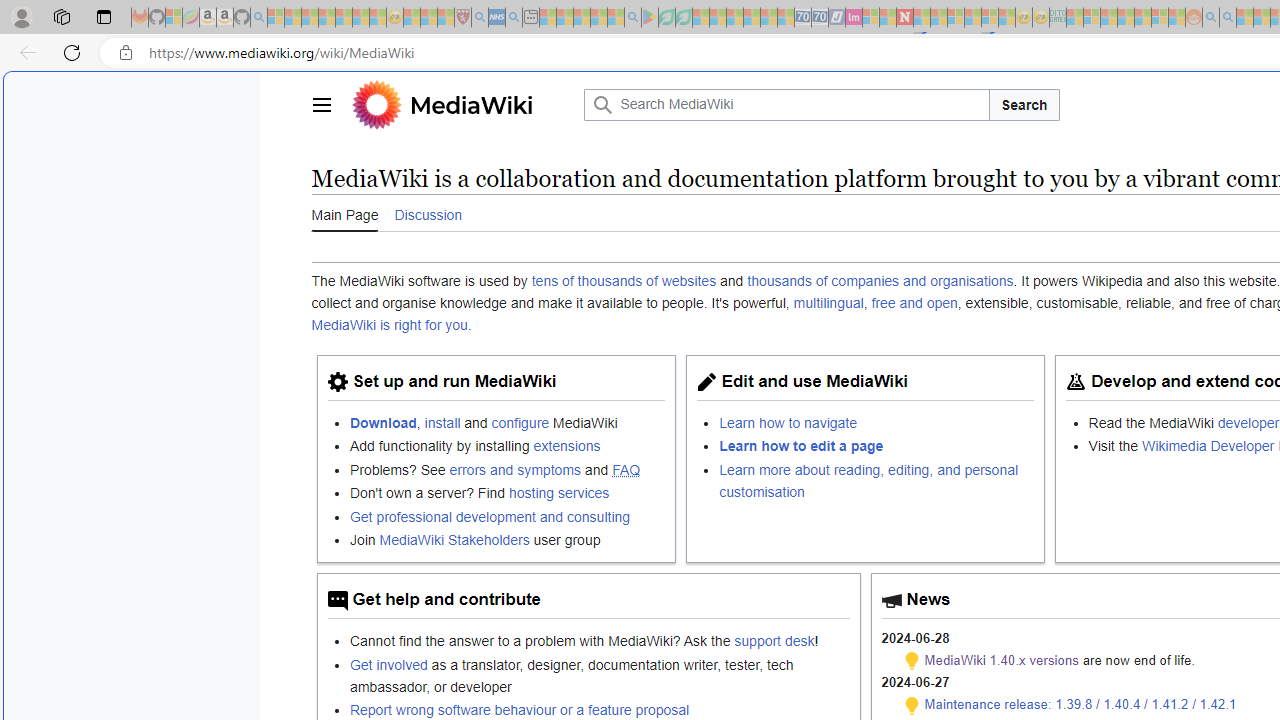 This screenshot has height=720, width=1280. What do you see at coordinates (880, 281) in the screenshot?
I see `'thousands of companies and organisations'` at bounding box center [880, 281].